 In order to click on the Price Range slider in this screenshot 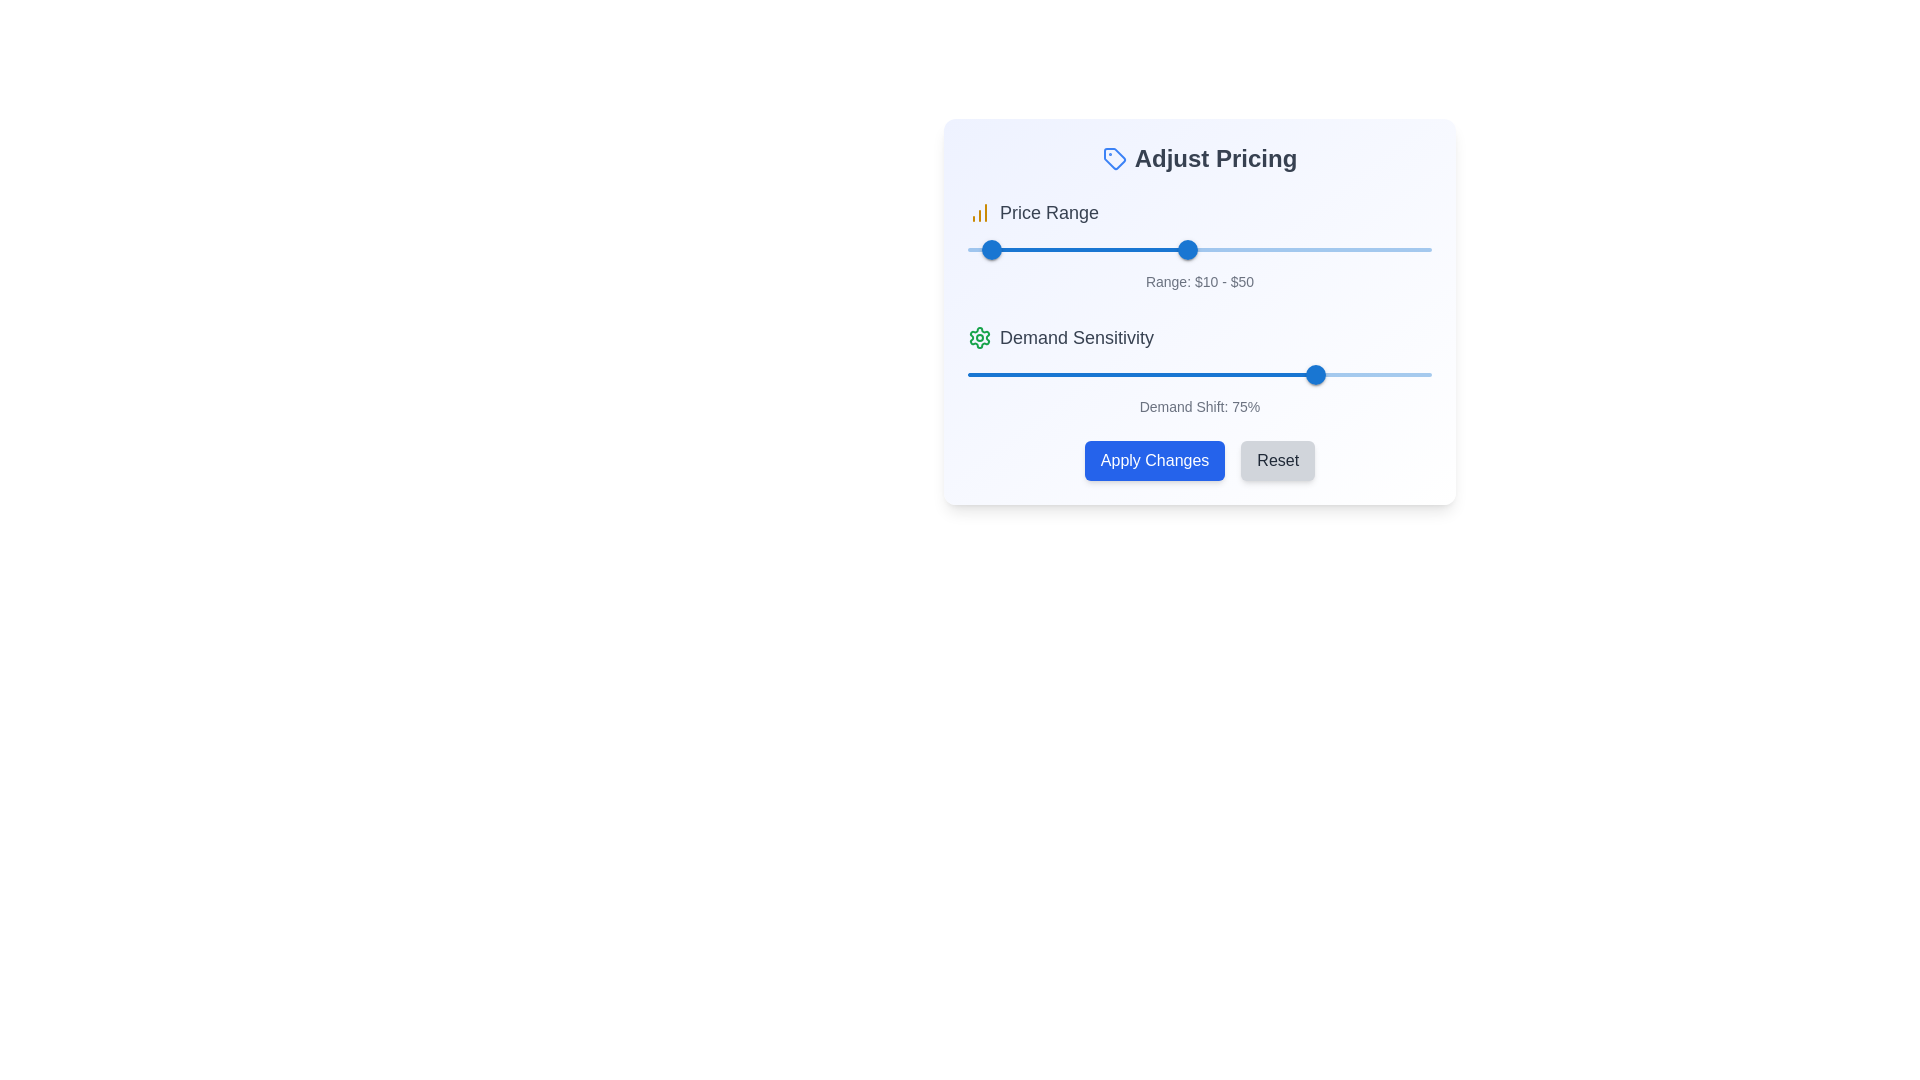, I will do `click(1007, 249)`.